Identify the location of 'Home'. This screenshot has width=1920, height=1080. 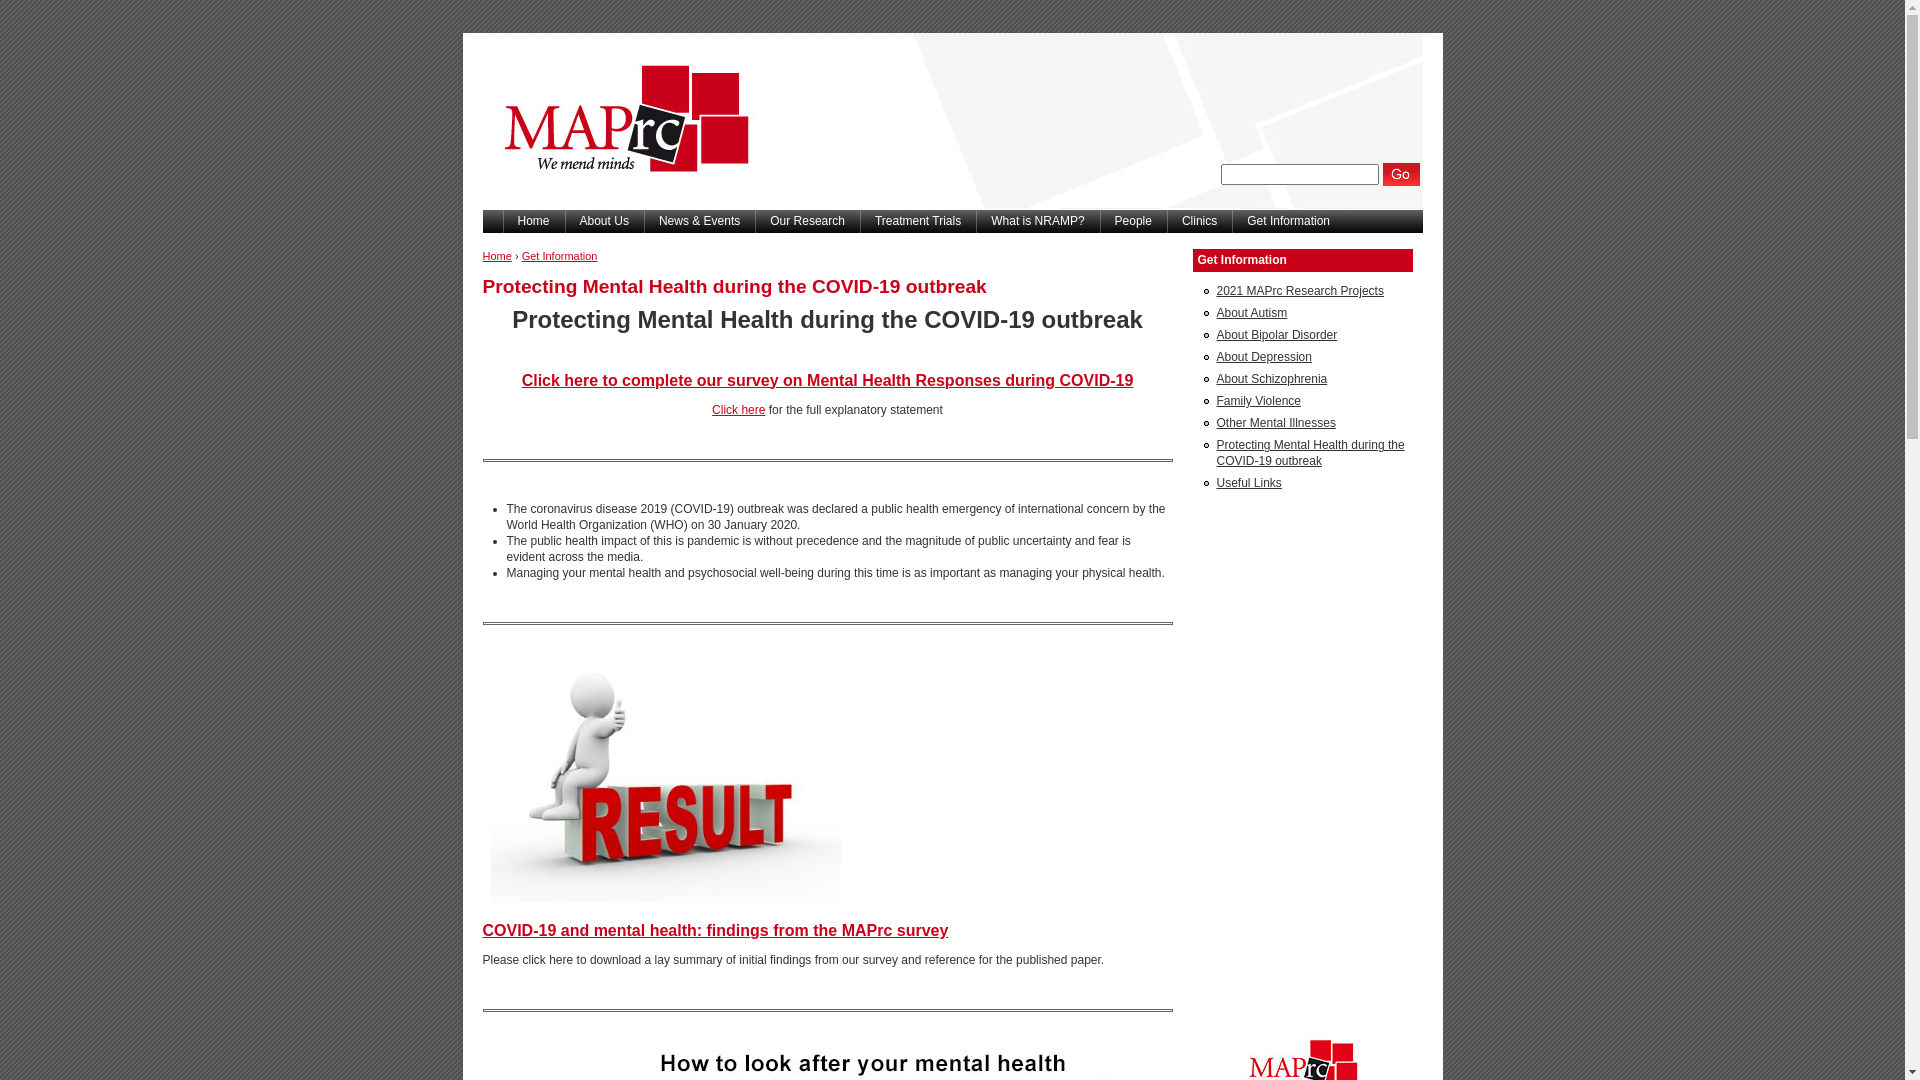
(481, 204).